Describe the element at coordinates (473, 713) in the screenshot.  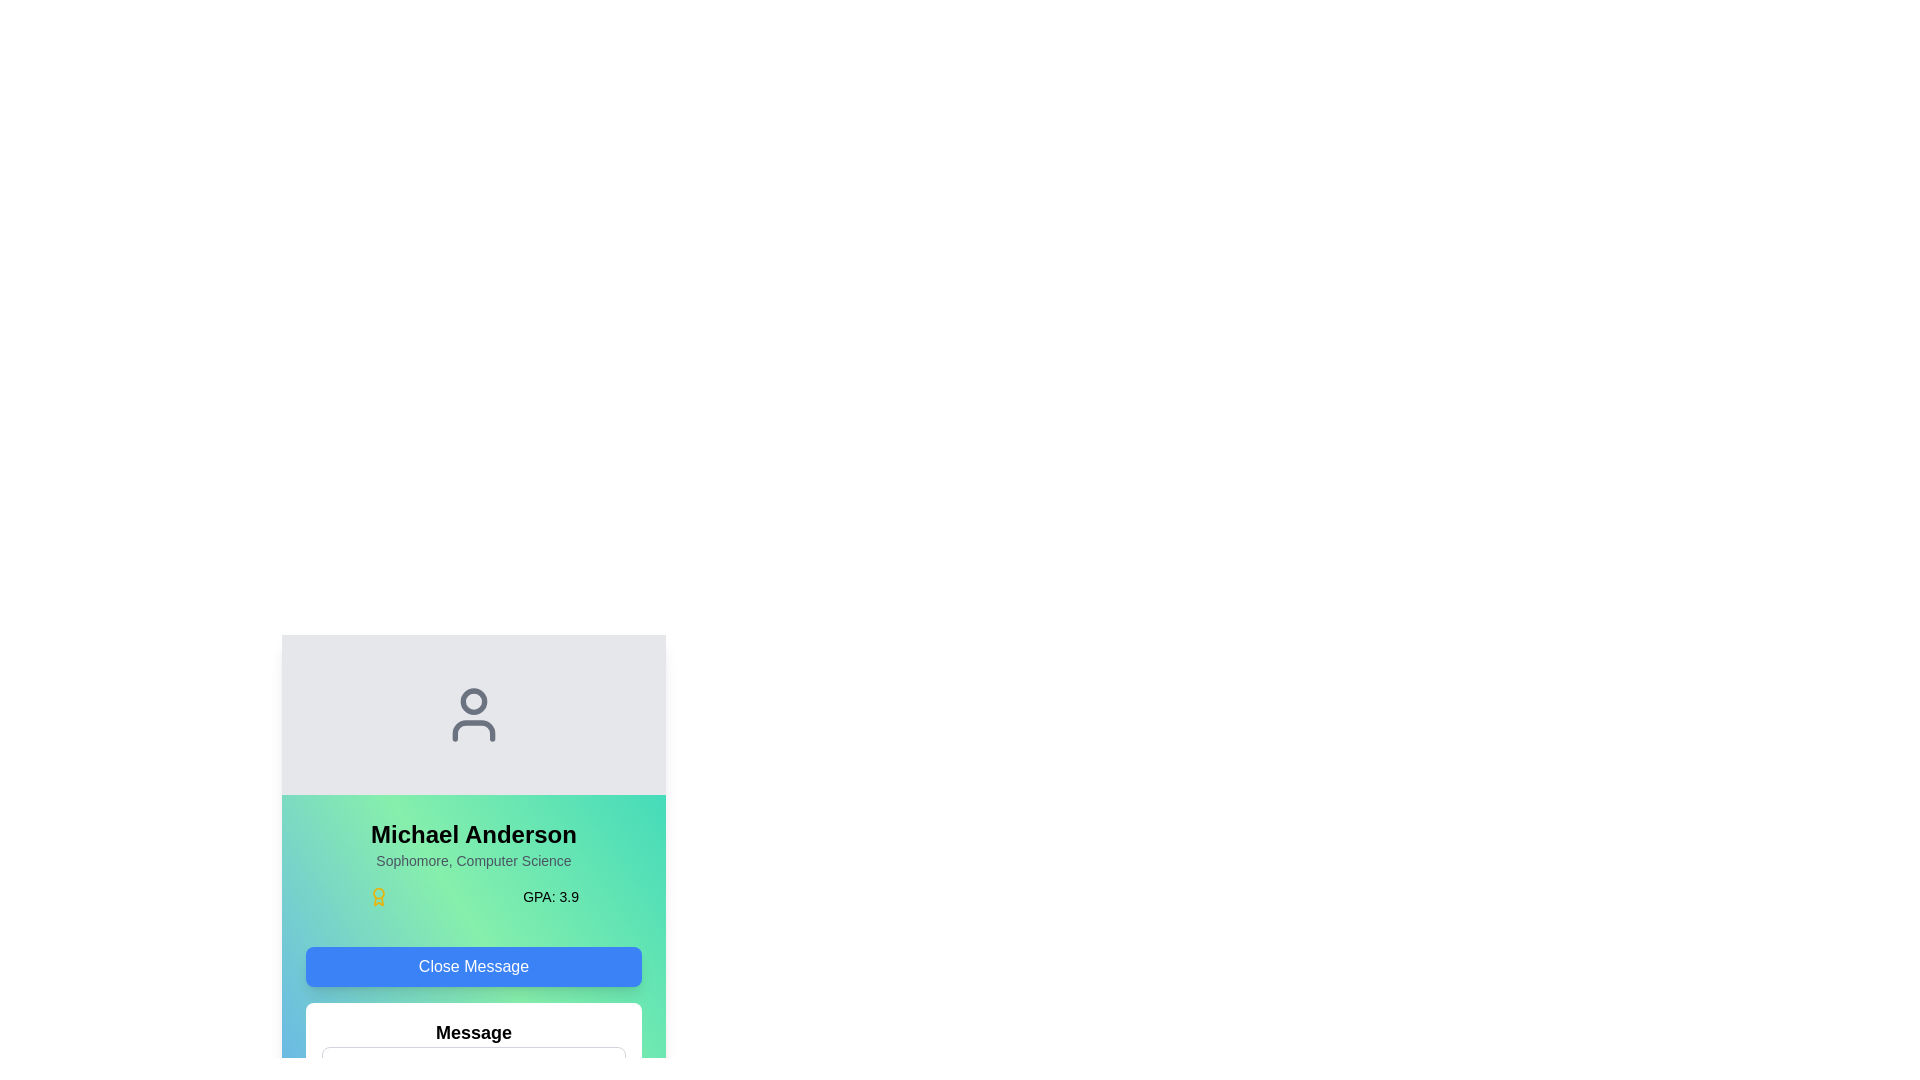
I see `the user profile icon, which is a gray outline of a person within a circular design, located at the top center of the interface` at that location.